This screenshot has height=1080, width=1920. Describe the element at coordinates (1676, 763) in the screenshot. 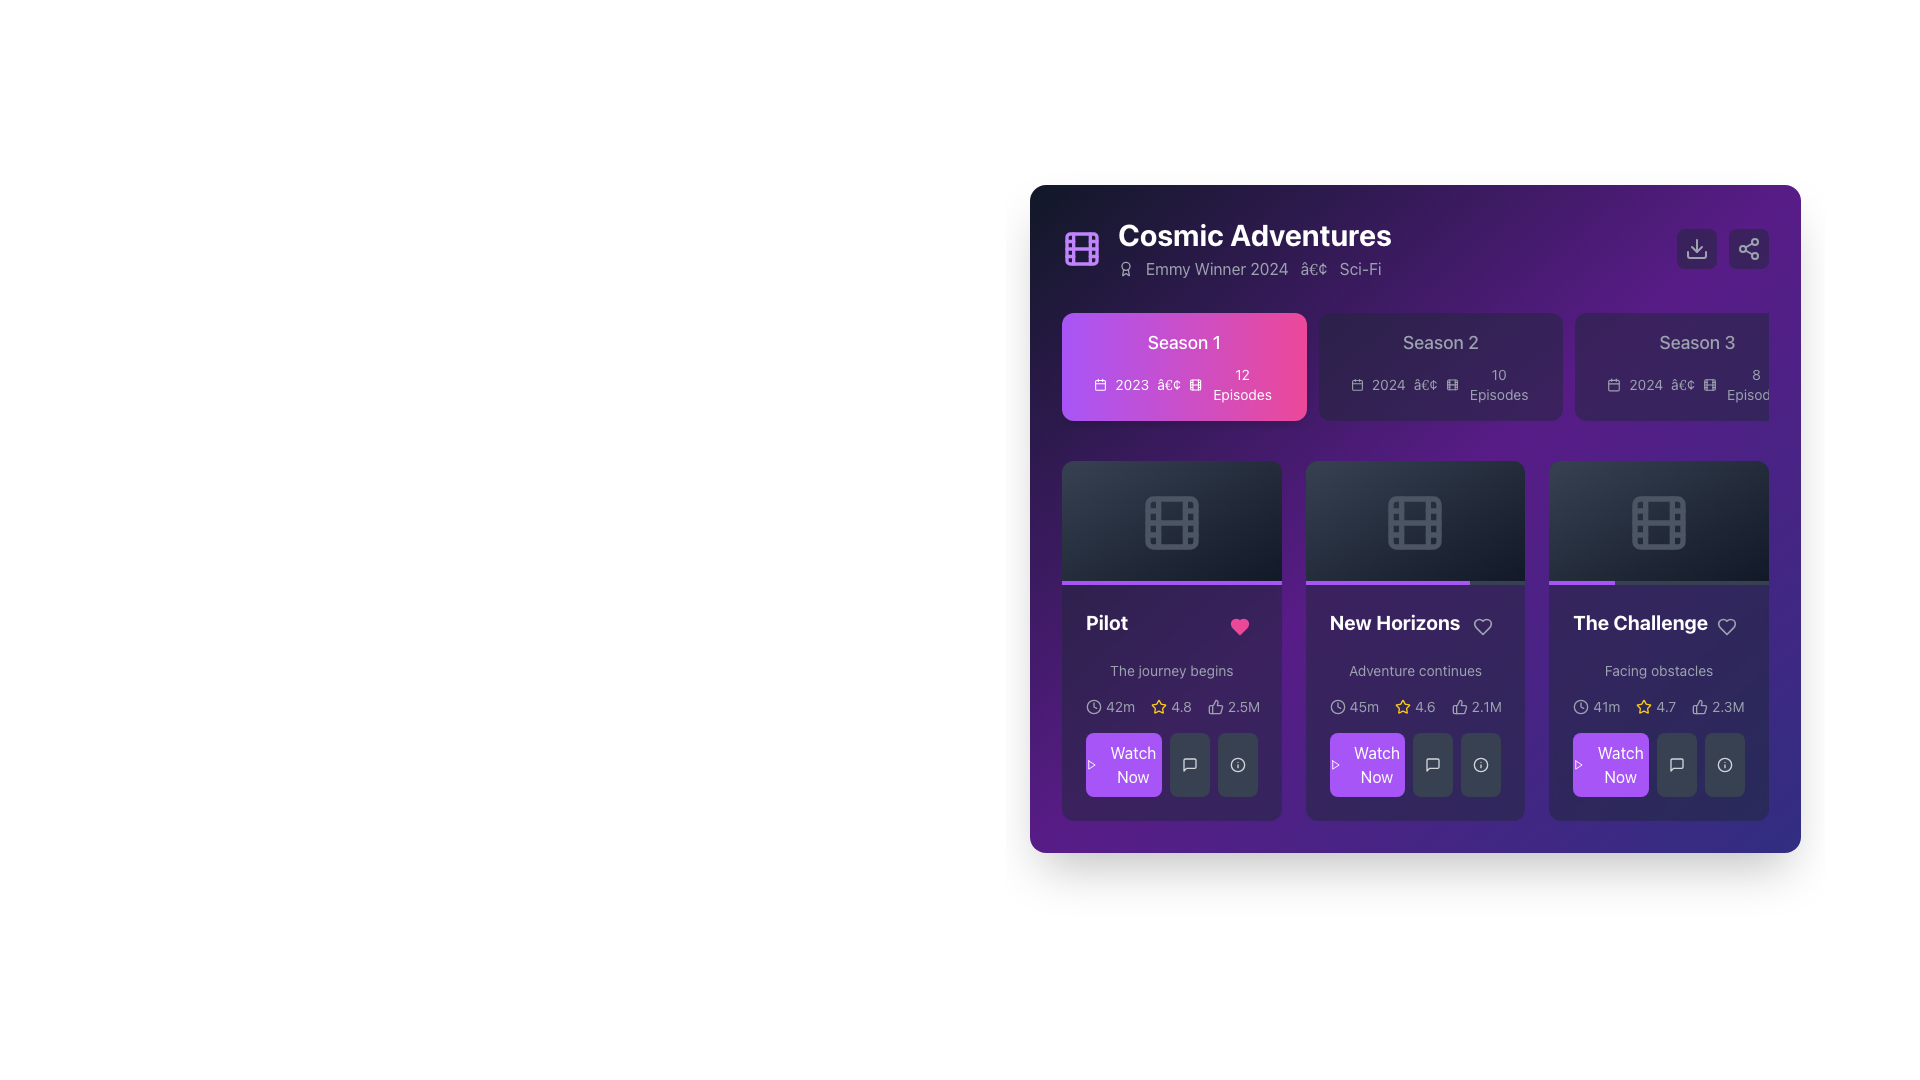

I see `the small comment or message icon, styled as a speech bubble outline, located in the bottom right corner of the card titled 'The Challenge'` at that location.